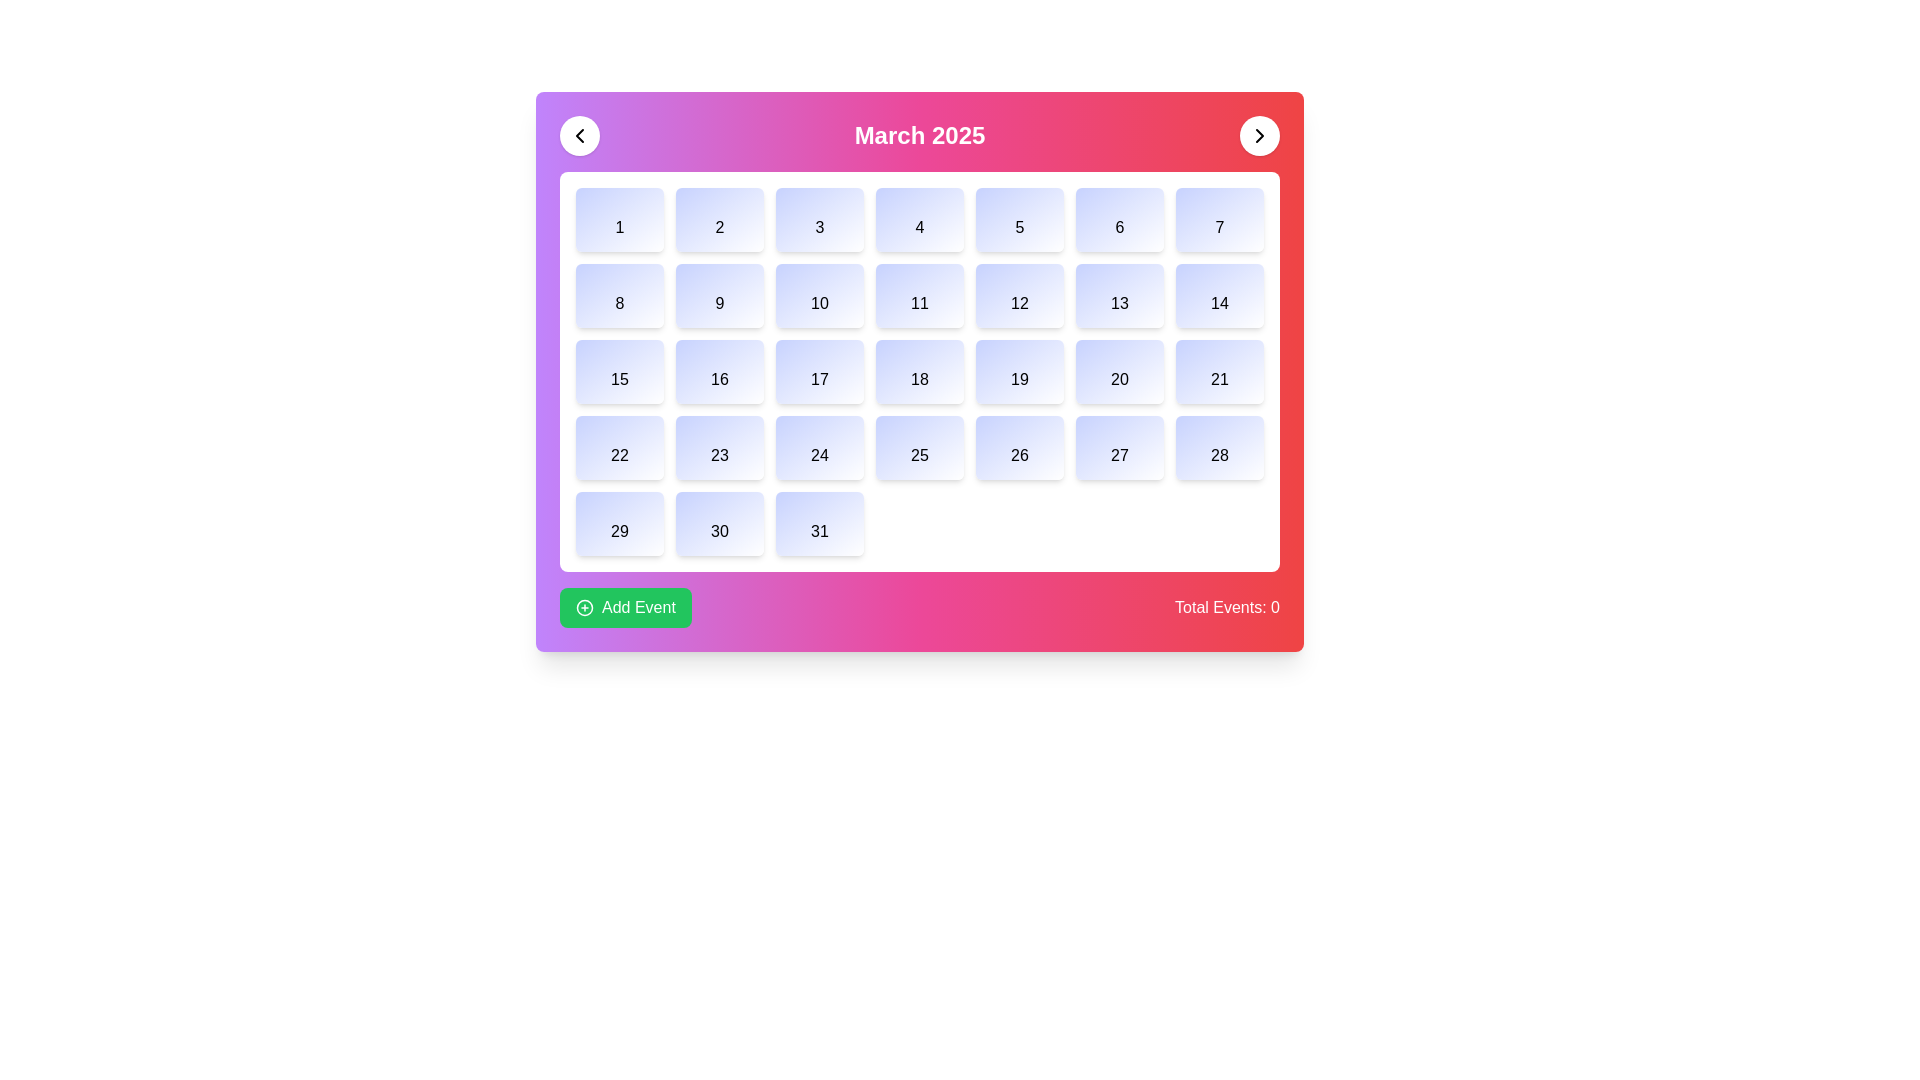  What do you see at coordinates (1118, 296) in the screenshot?
I see `the text label representing the 13th day of the month in the second row, seventh column of the calendar grid layout` at bounding box center [1118, 296].